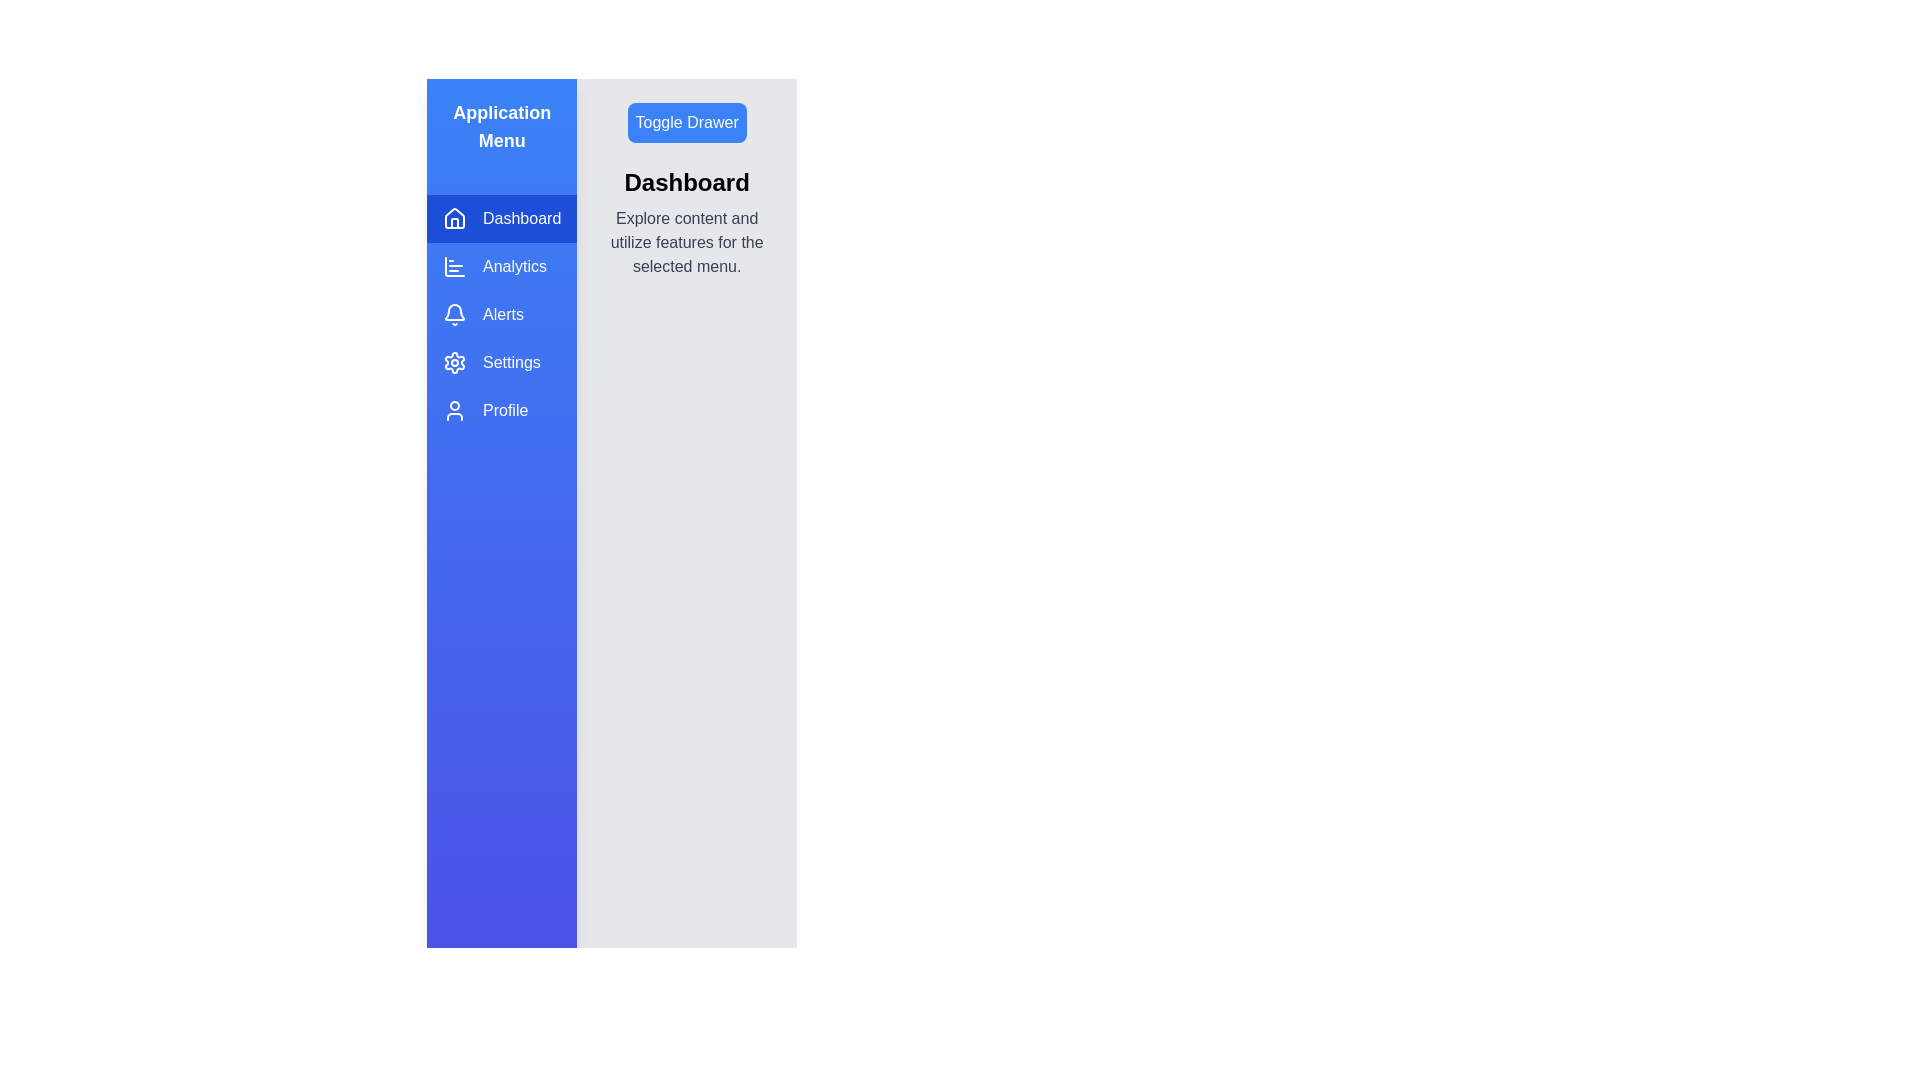 The image size is (1920, 1080). I want to click on the 'Toggle Drawer' button to toggle the visibility of the drawer, so click(686, 123).